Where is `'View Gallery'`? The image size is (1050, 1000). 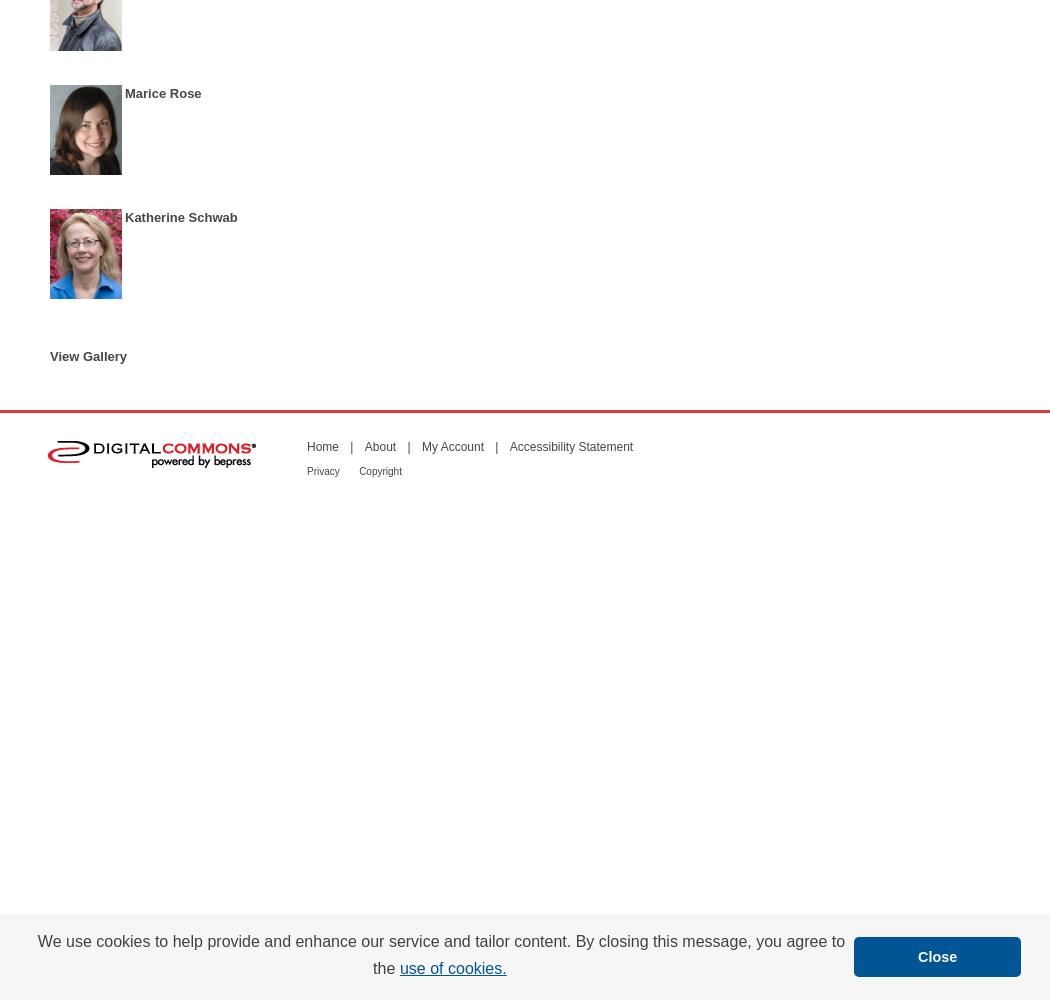 'View Gallery' is located at coordinates (88, 354).